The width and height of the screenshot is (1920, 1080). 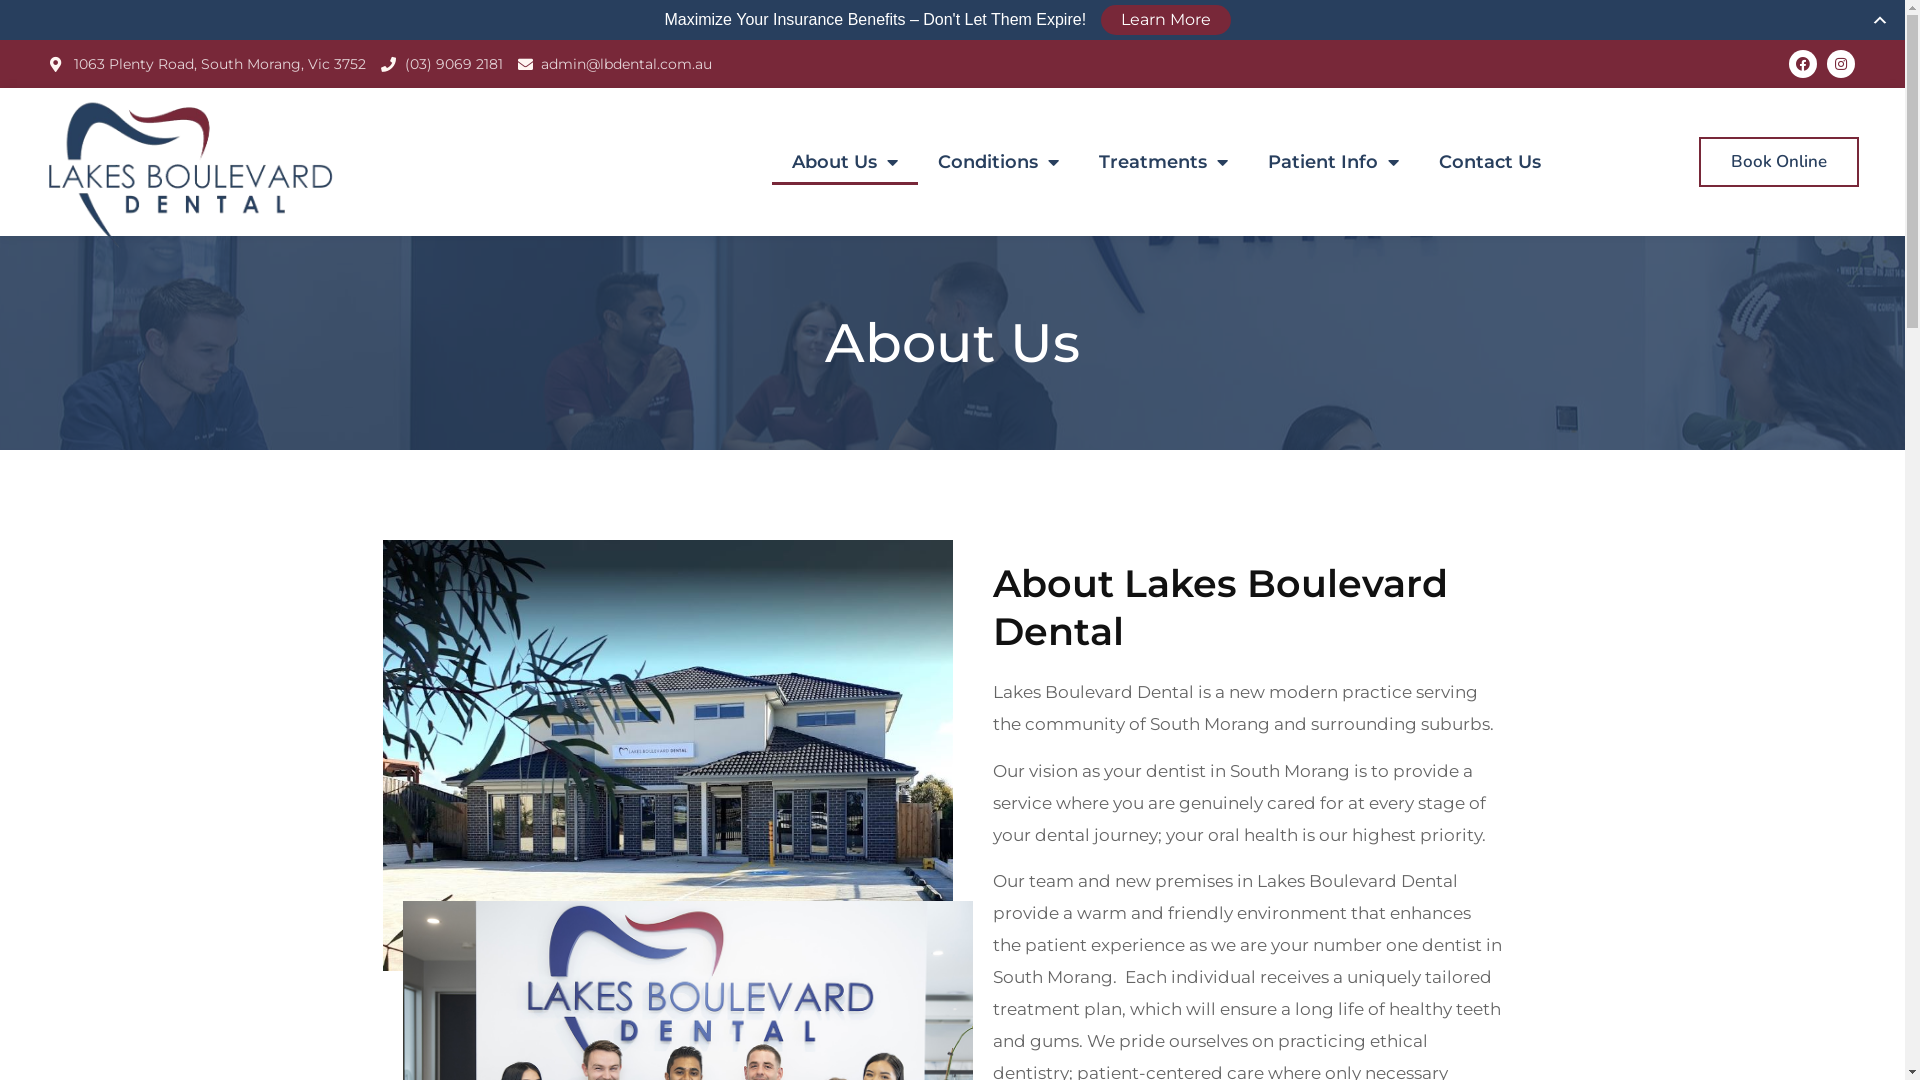 I want to click on 'Conditions', so click(x=998, y=161).